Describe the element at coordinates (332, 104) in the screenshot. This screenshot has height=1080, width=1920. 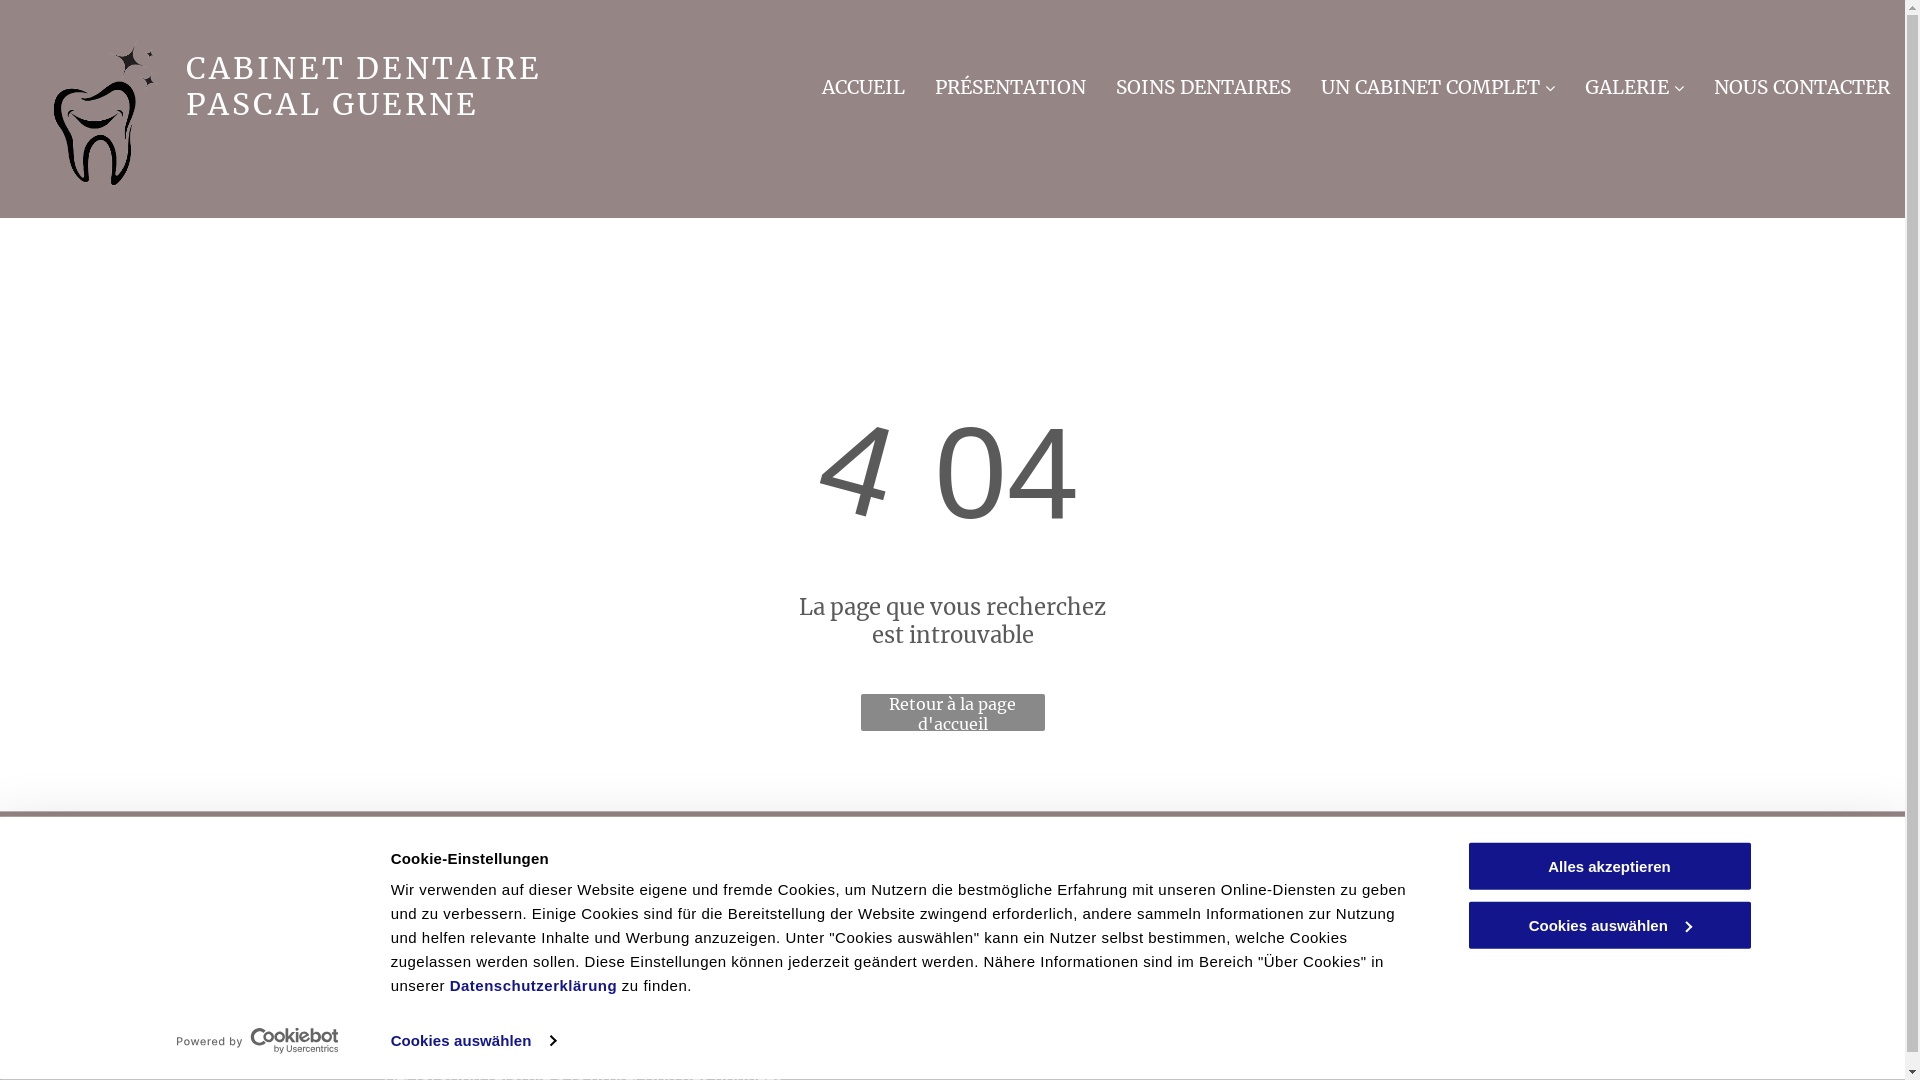
I see `'PASCAL GUERNE'` at that location.